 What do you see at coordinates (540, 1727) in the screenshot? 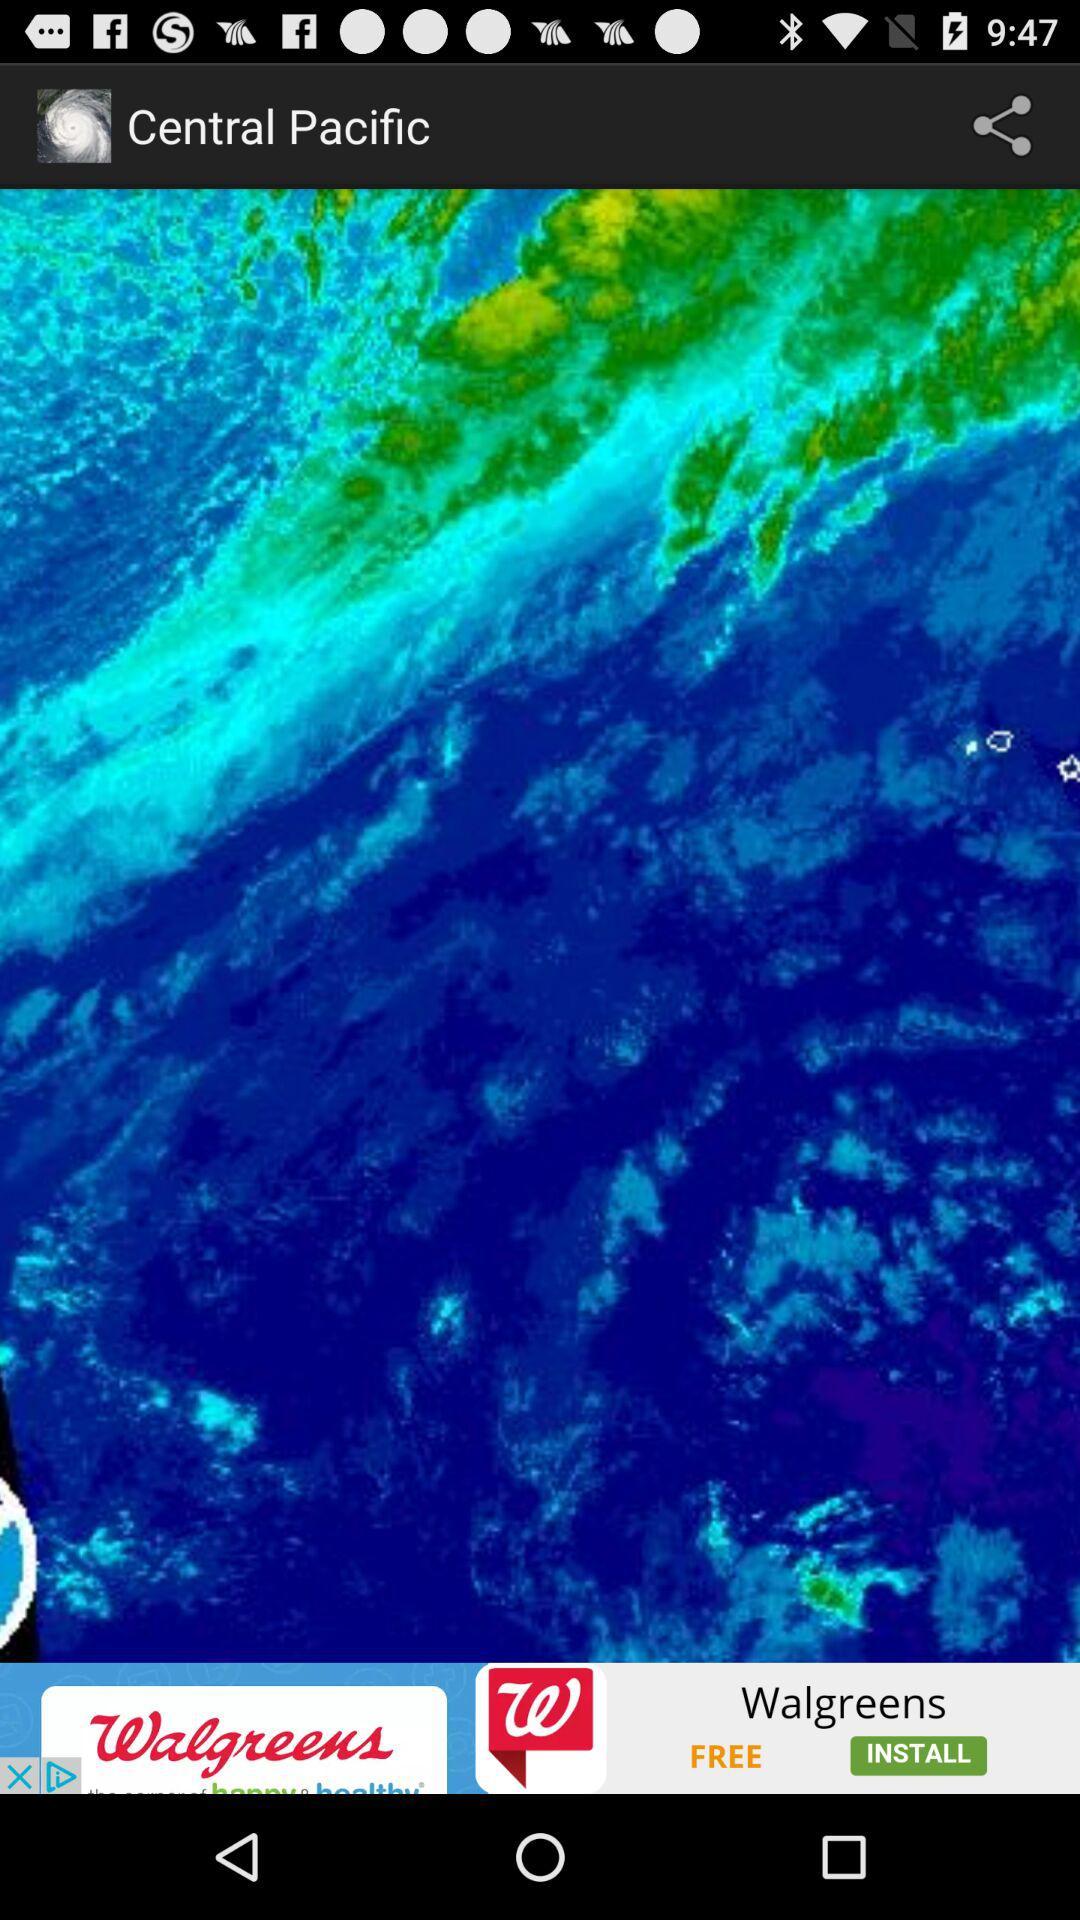
I see `advertisement` at bounding box center [540, 1727].